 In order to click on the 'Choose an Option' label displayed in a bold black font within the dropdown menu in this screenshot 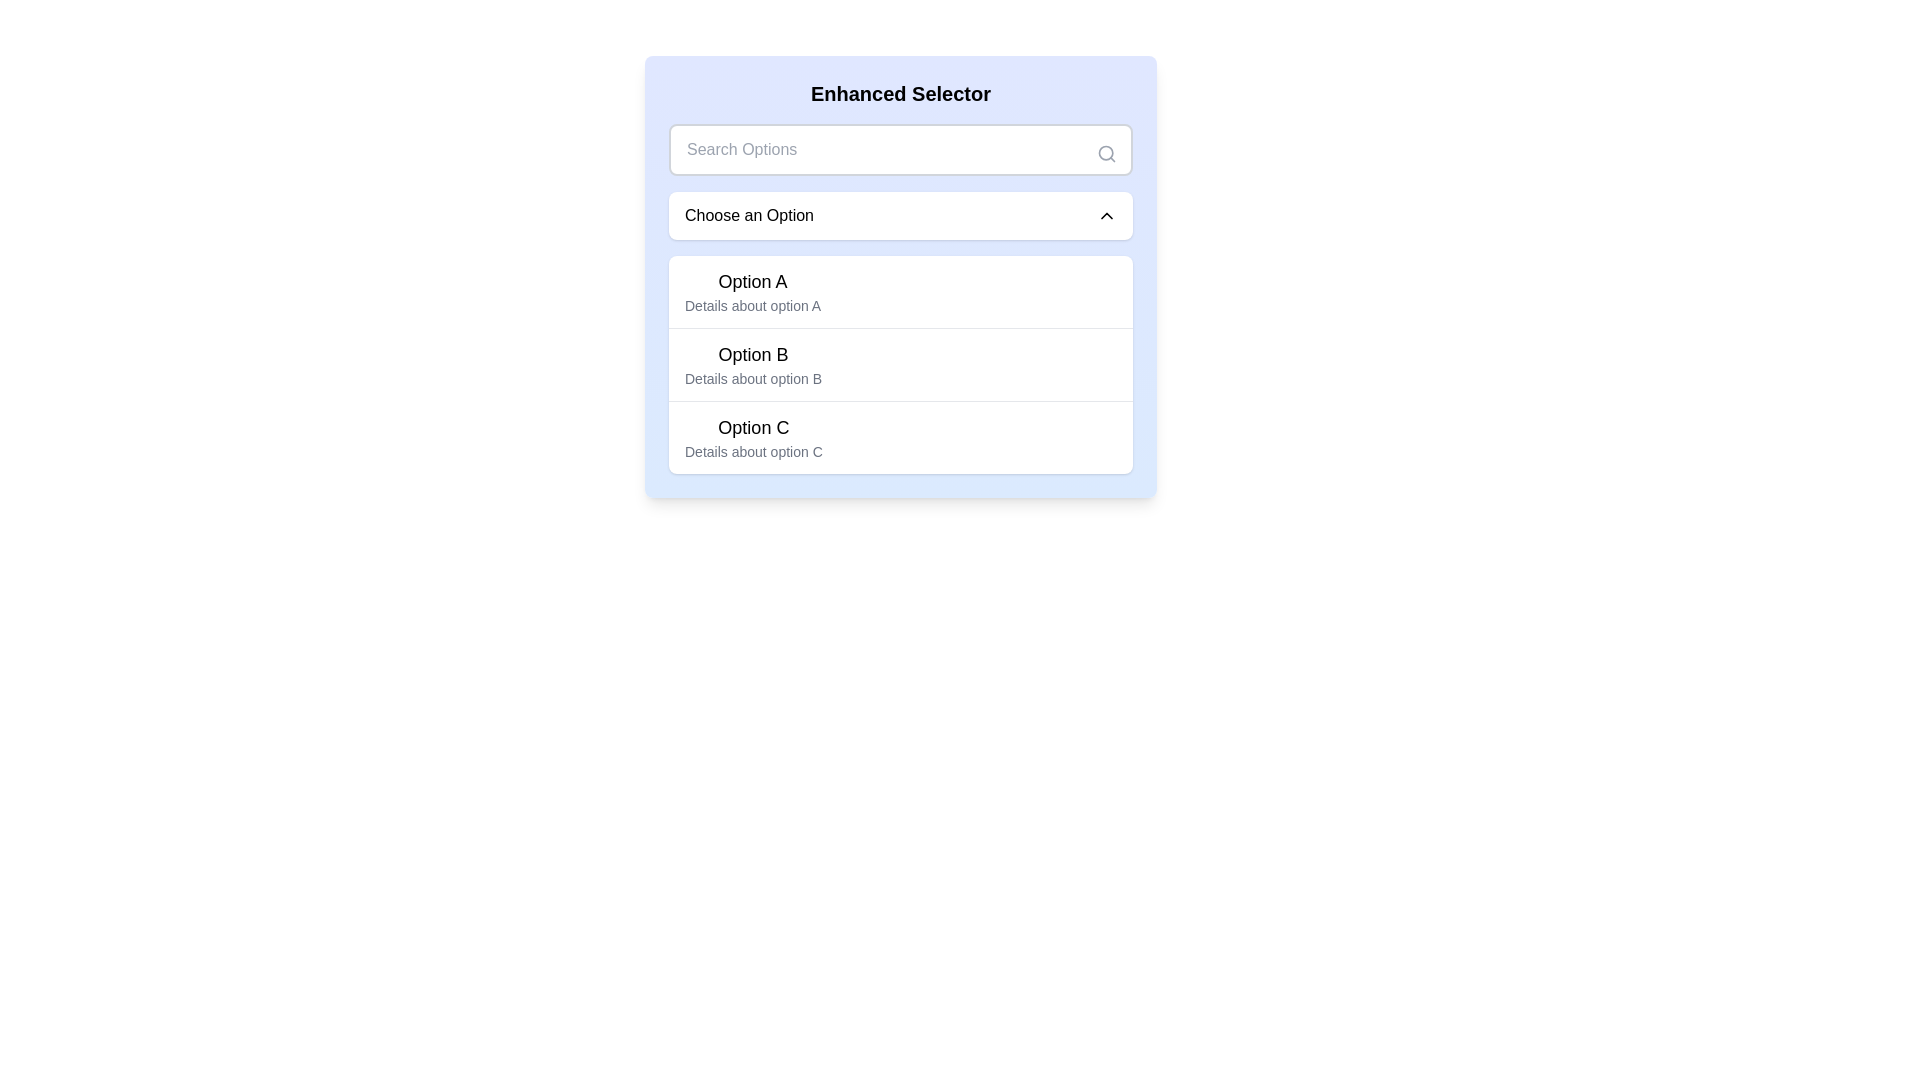, I will do `click(748, 216)`.